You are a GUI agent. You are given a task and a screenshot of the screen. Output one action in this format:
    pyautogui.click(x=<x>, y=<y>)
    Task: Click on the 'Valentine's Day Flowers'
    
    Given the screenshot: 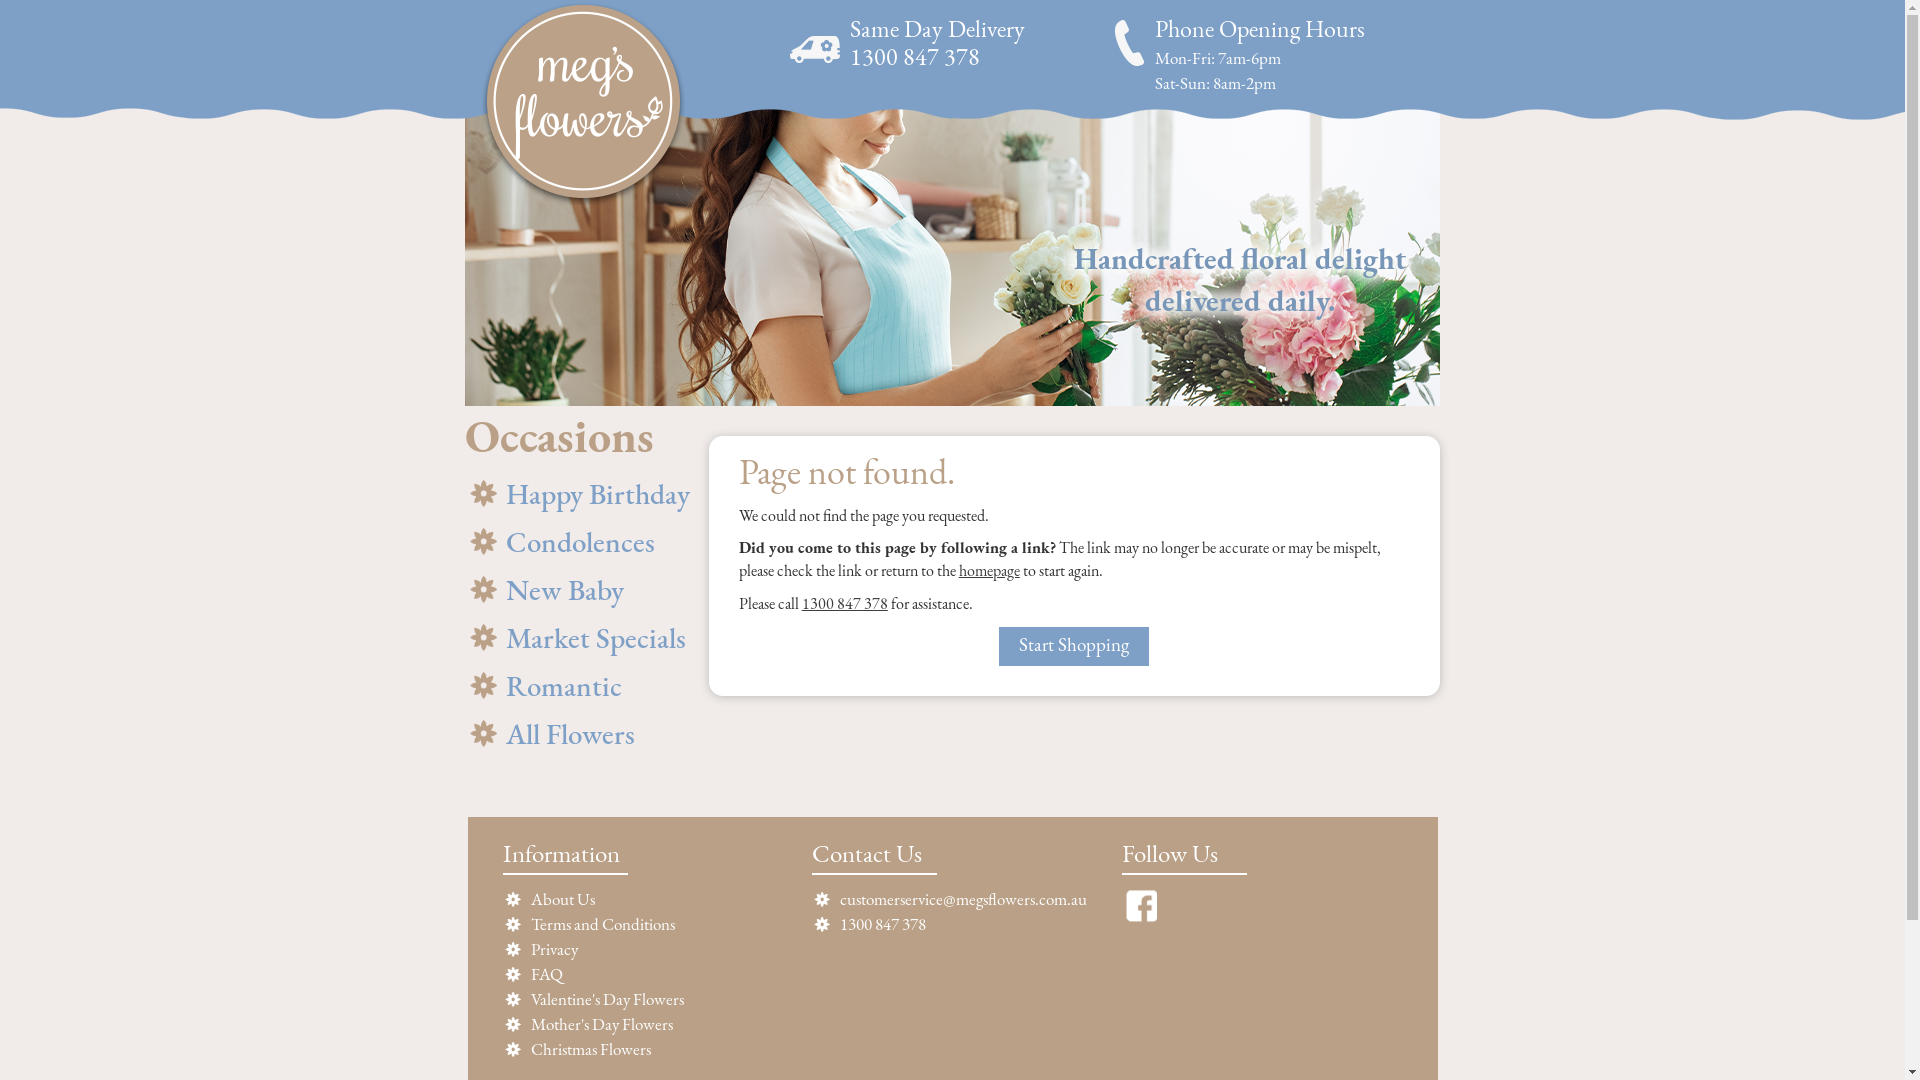 What is the action you would take?
    pyautogui.click(x=605, y=1000)
    